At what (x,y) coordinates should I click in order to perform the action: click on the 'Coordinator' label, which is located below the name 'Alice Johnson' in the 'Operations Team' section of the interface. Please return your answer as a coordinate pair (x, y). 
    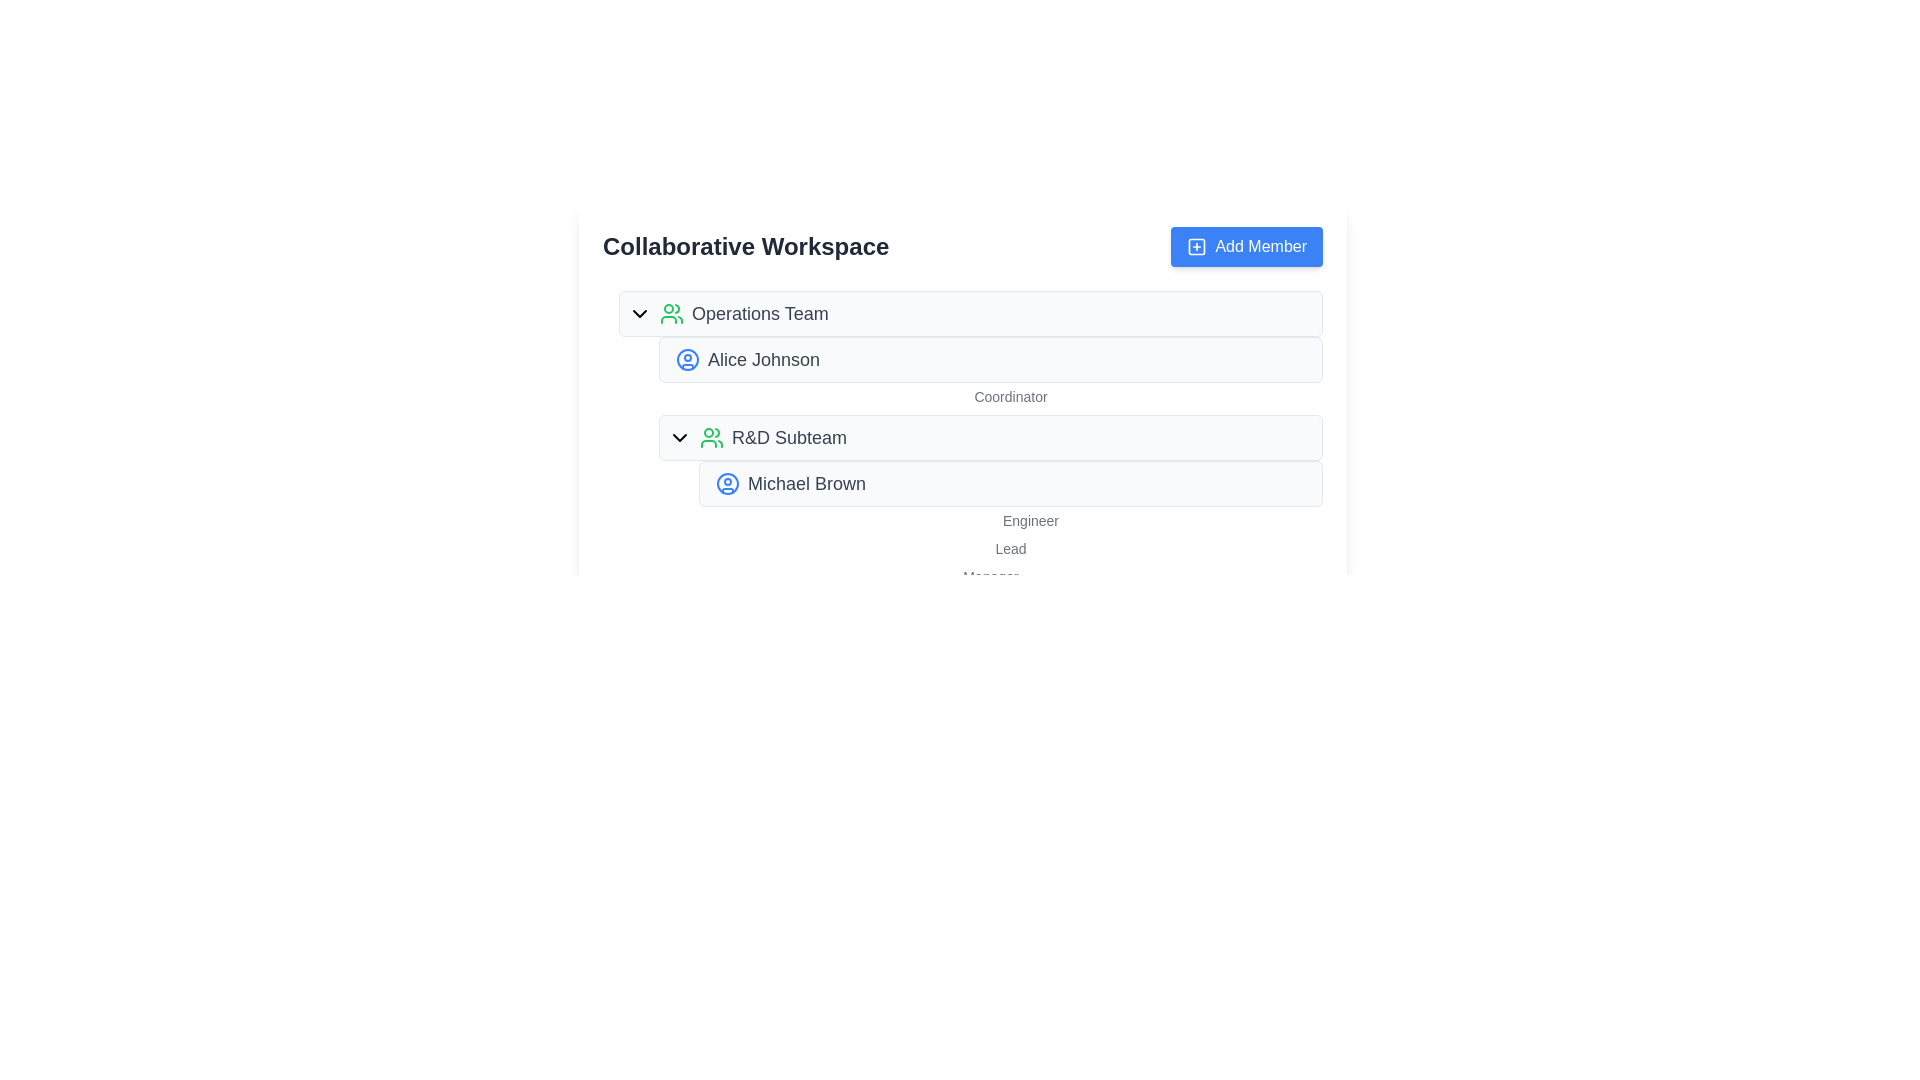
    Looking at the image, I should click on (1011, 397).